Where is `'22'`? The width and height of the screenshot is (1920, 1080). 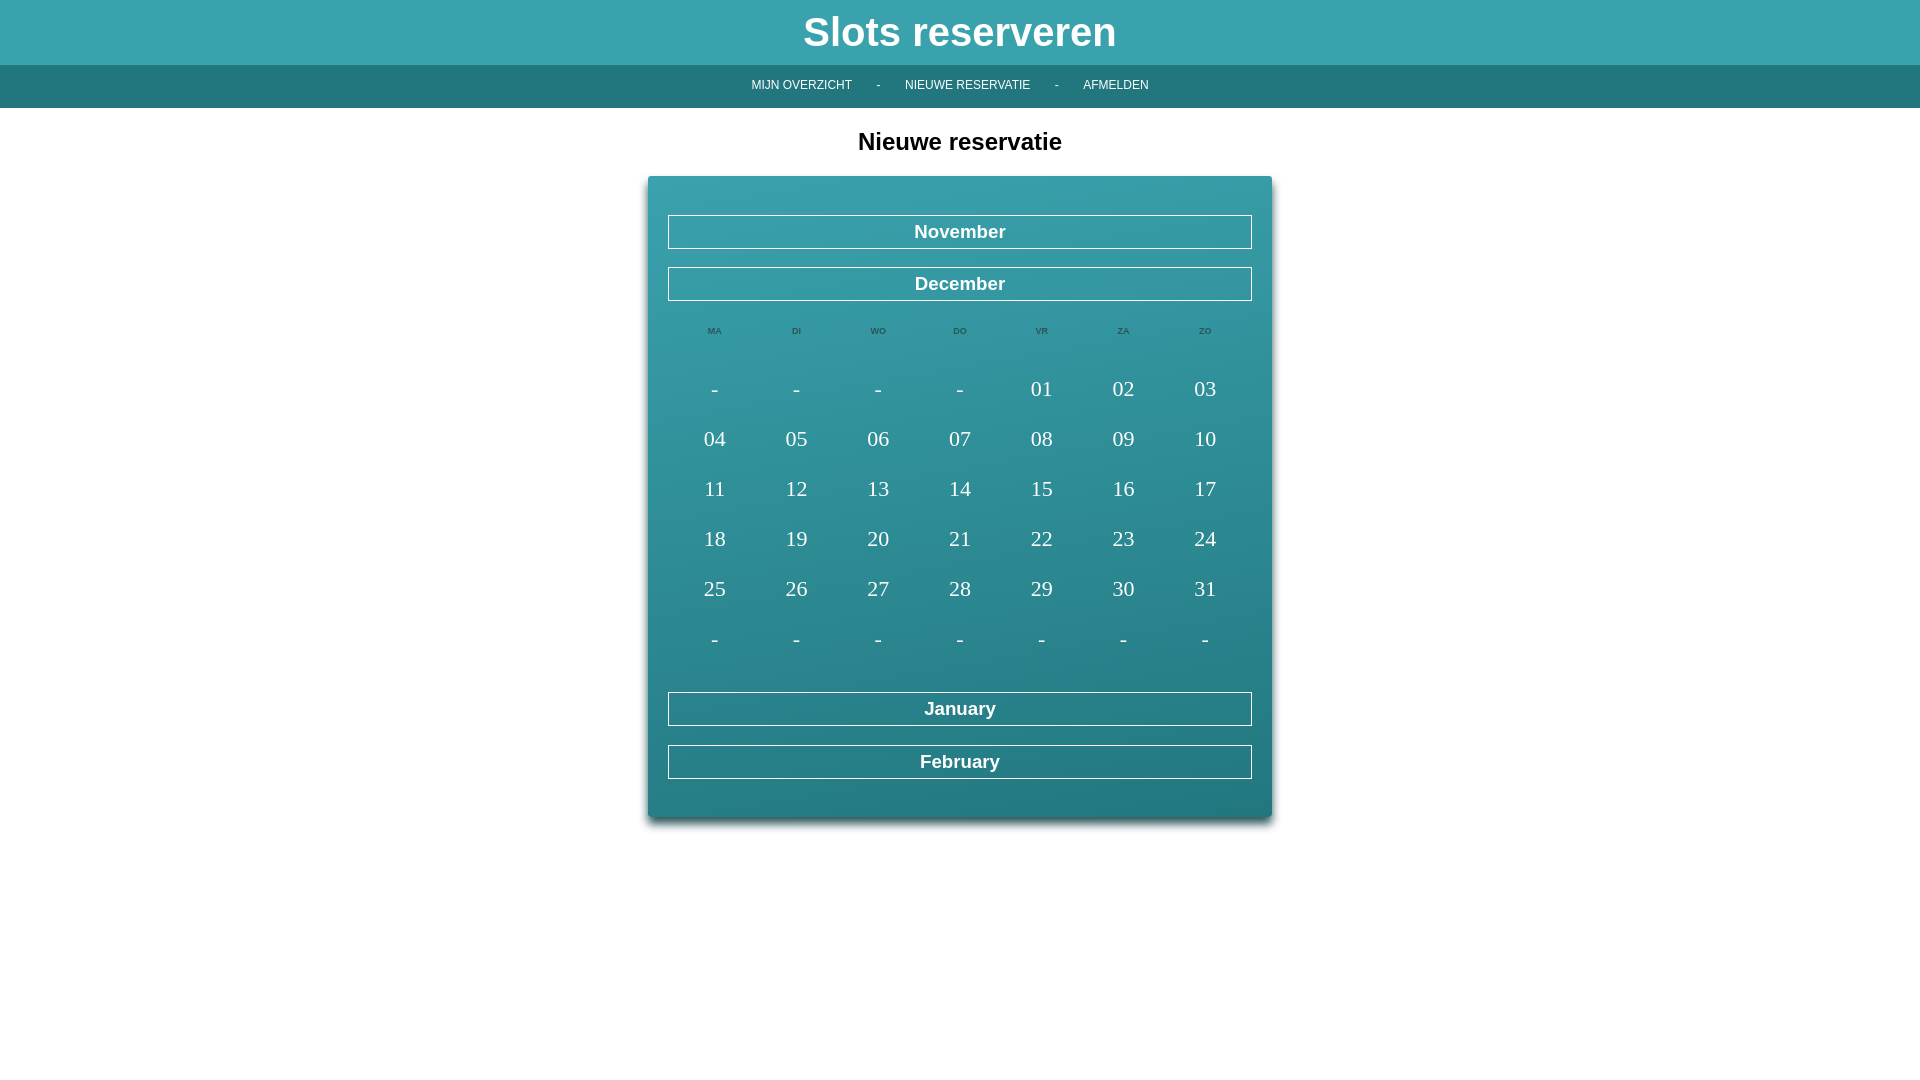 '22' is located at coordinates (1040, 540).